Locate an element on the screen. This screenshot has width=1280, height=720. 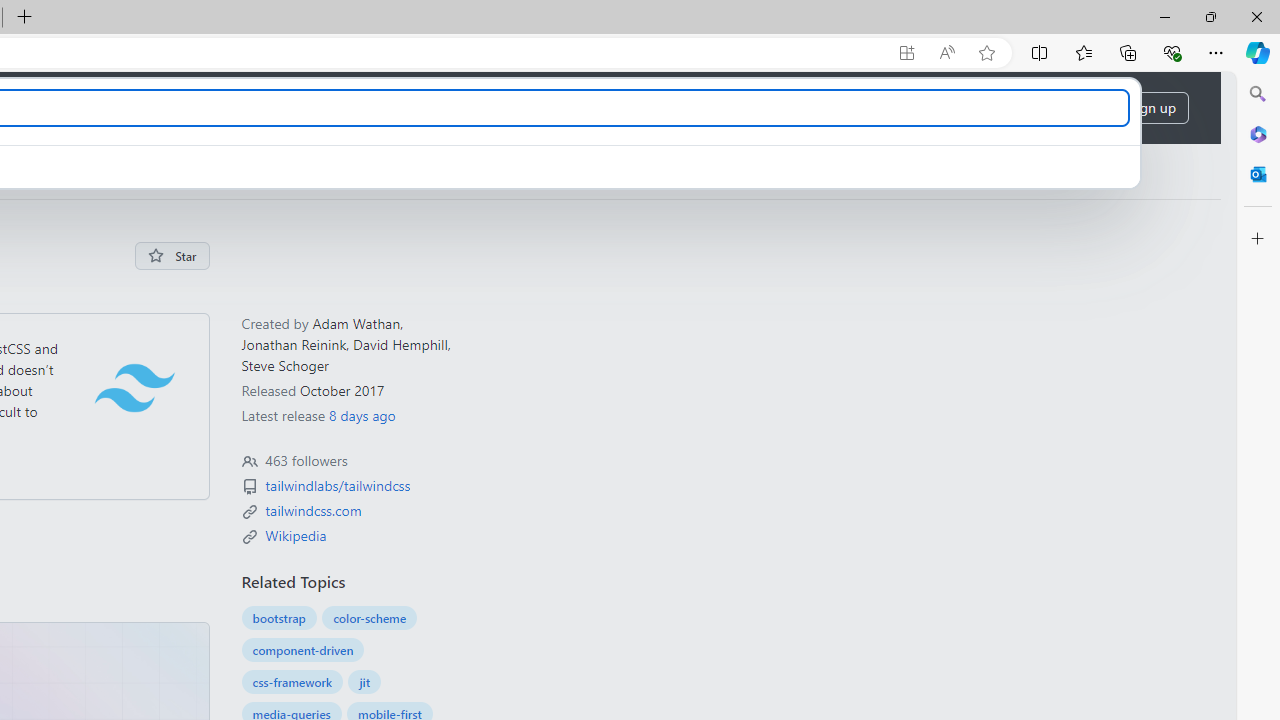
'tailwind logo' is located at coordinates (134, 387).